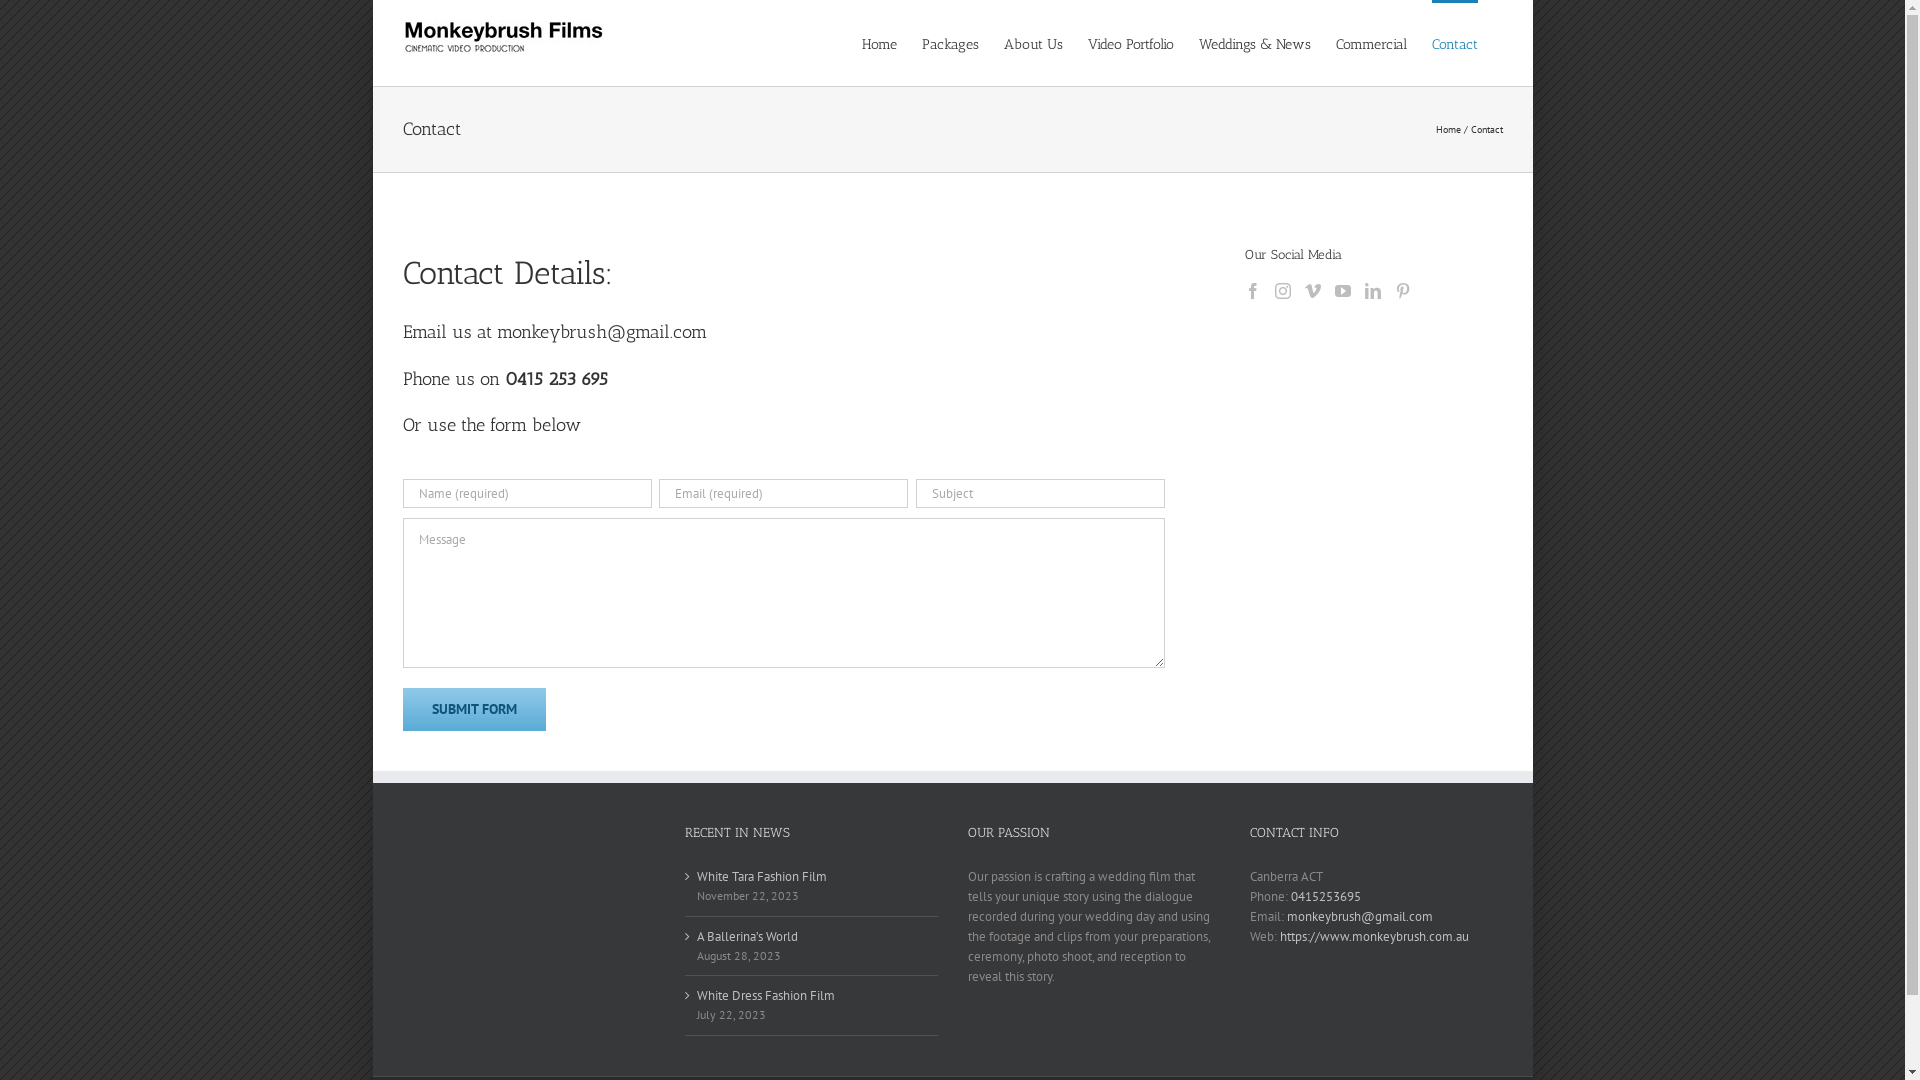 This screenshot has width=1920, height=1080. I want to click on 'Instagram', so click(1282, 290).